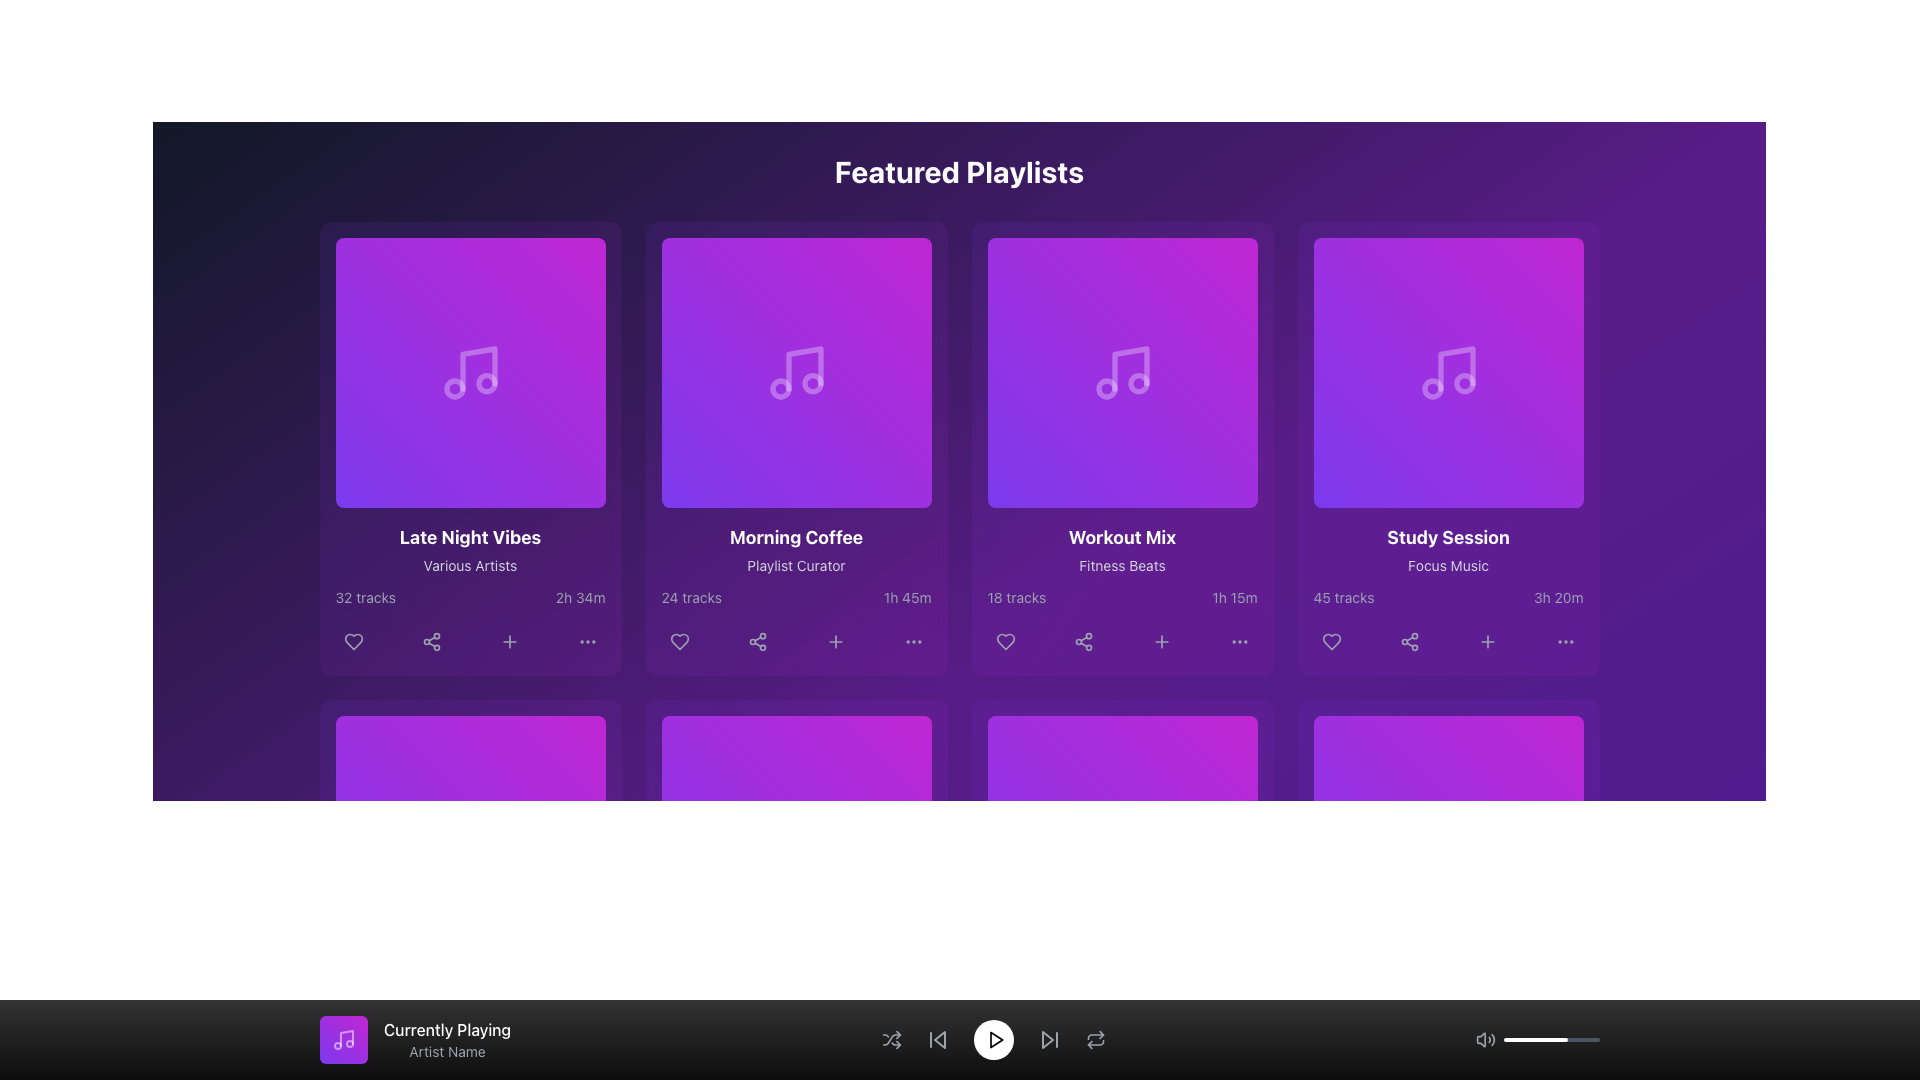 This screenshot has width=1920, height=1080. Describe the element at coordinates (469, 536) in the screenshot. I see `text from the 'Late Night Vibes' label located in the first playlist card from the left in the top row of the playlist section, positioned below the album artwork` at that location.